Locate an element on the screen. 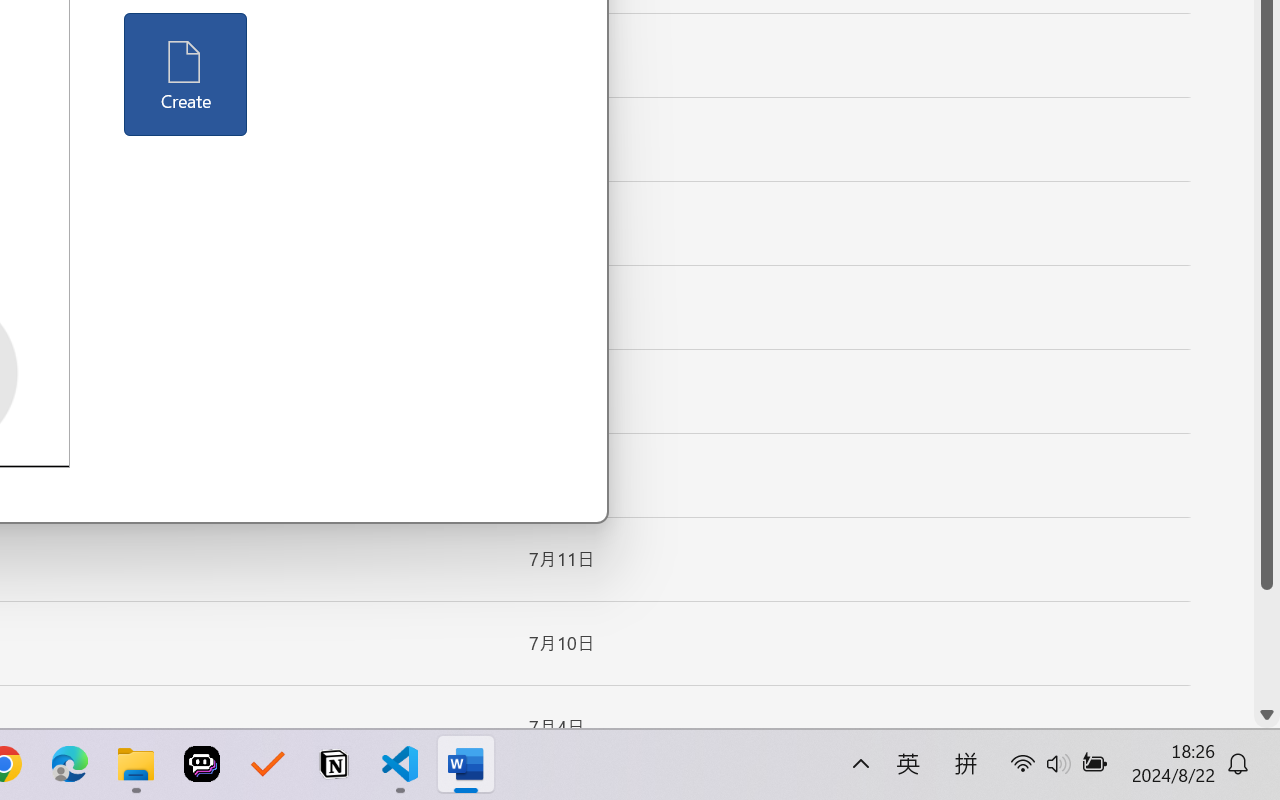  'Create' is located at coordinates (185, 74).